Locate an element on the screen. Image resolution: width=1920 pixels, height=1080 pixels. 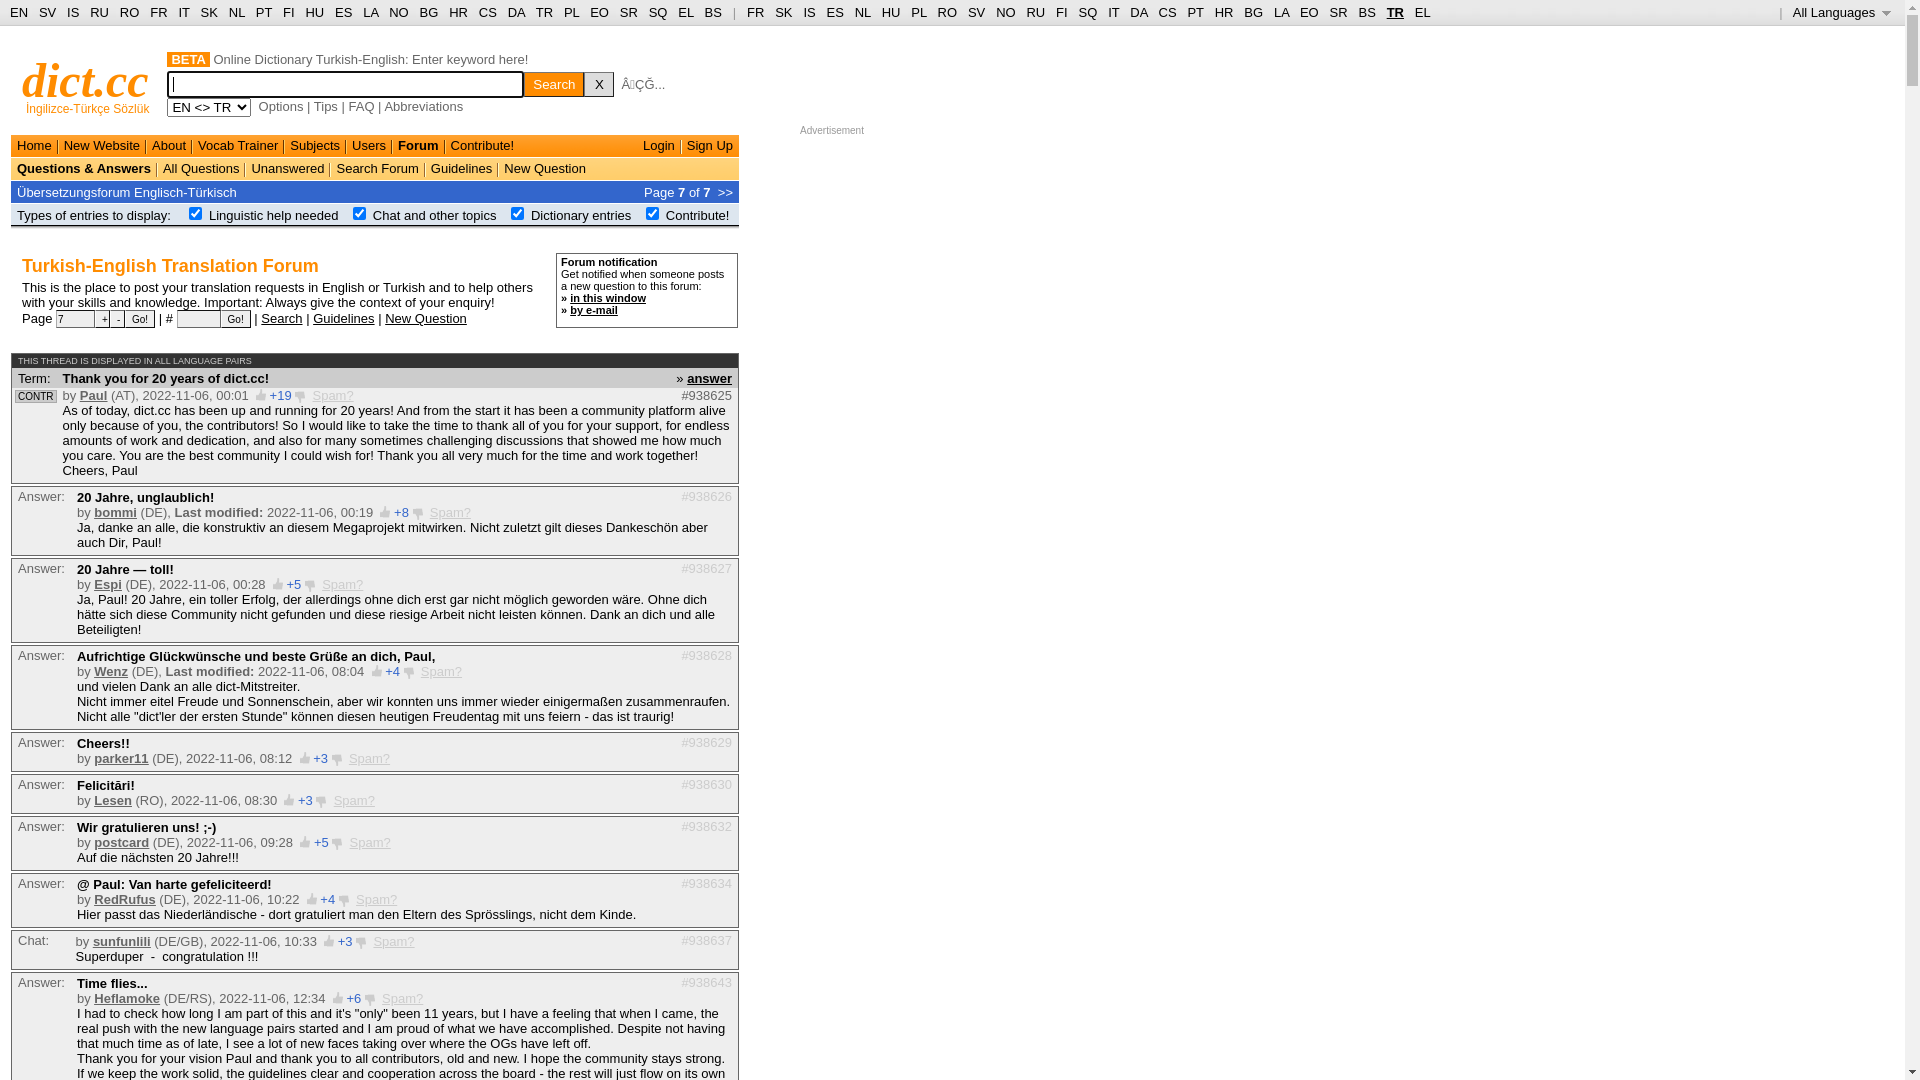
'X' is located at coordinates (583, 83).